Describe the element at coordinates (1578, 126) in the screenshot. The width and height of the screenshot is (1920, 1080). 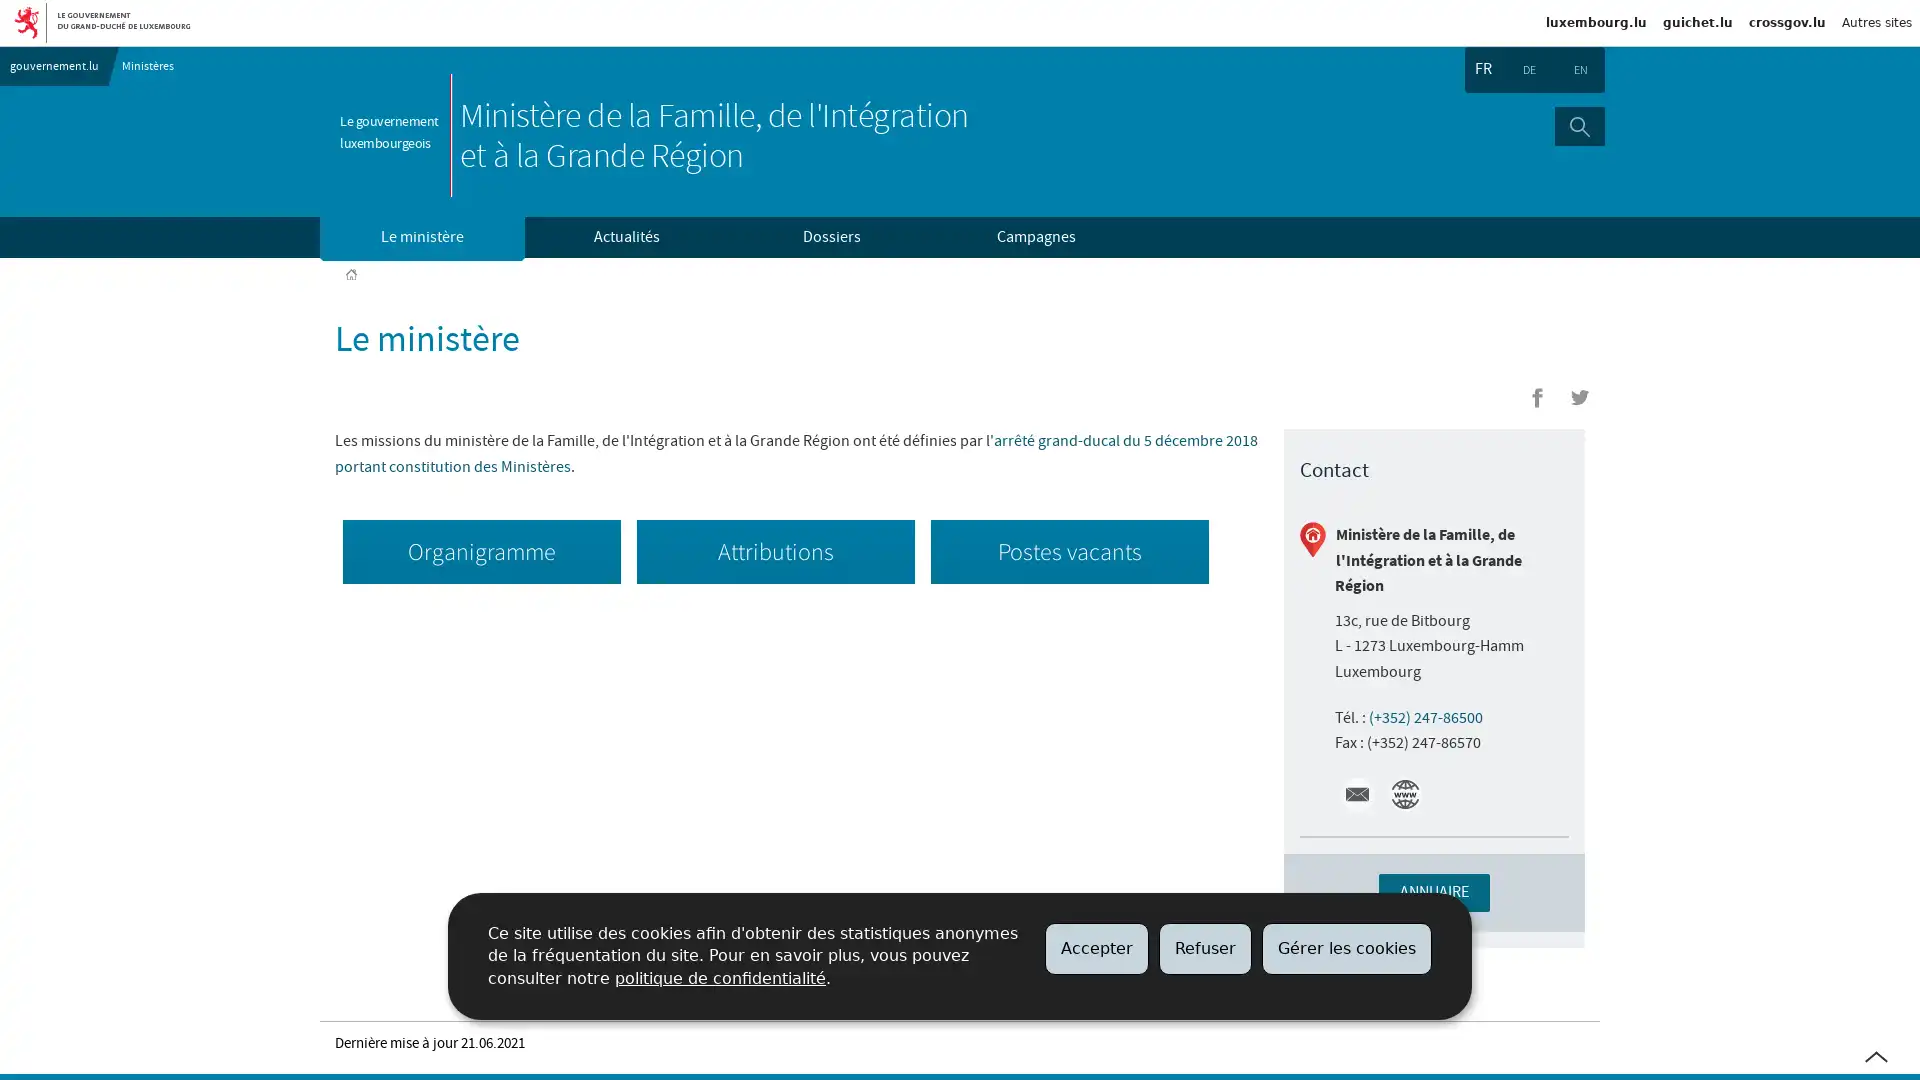
I see `Rechercher` at that location.